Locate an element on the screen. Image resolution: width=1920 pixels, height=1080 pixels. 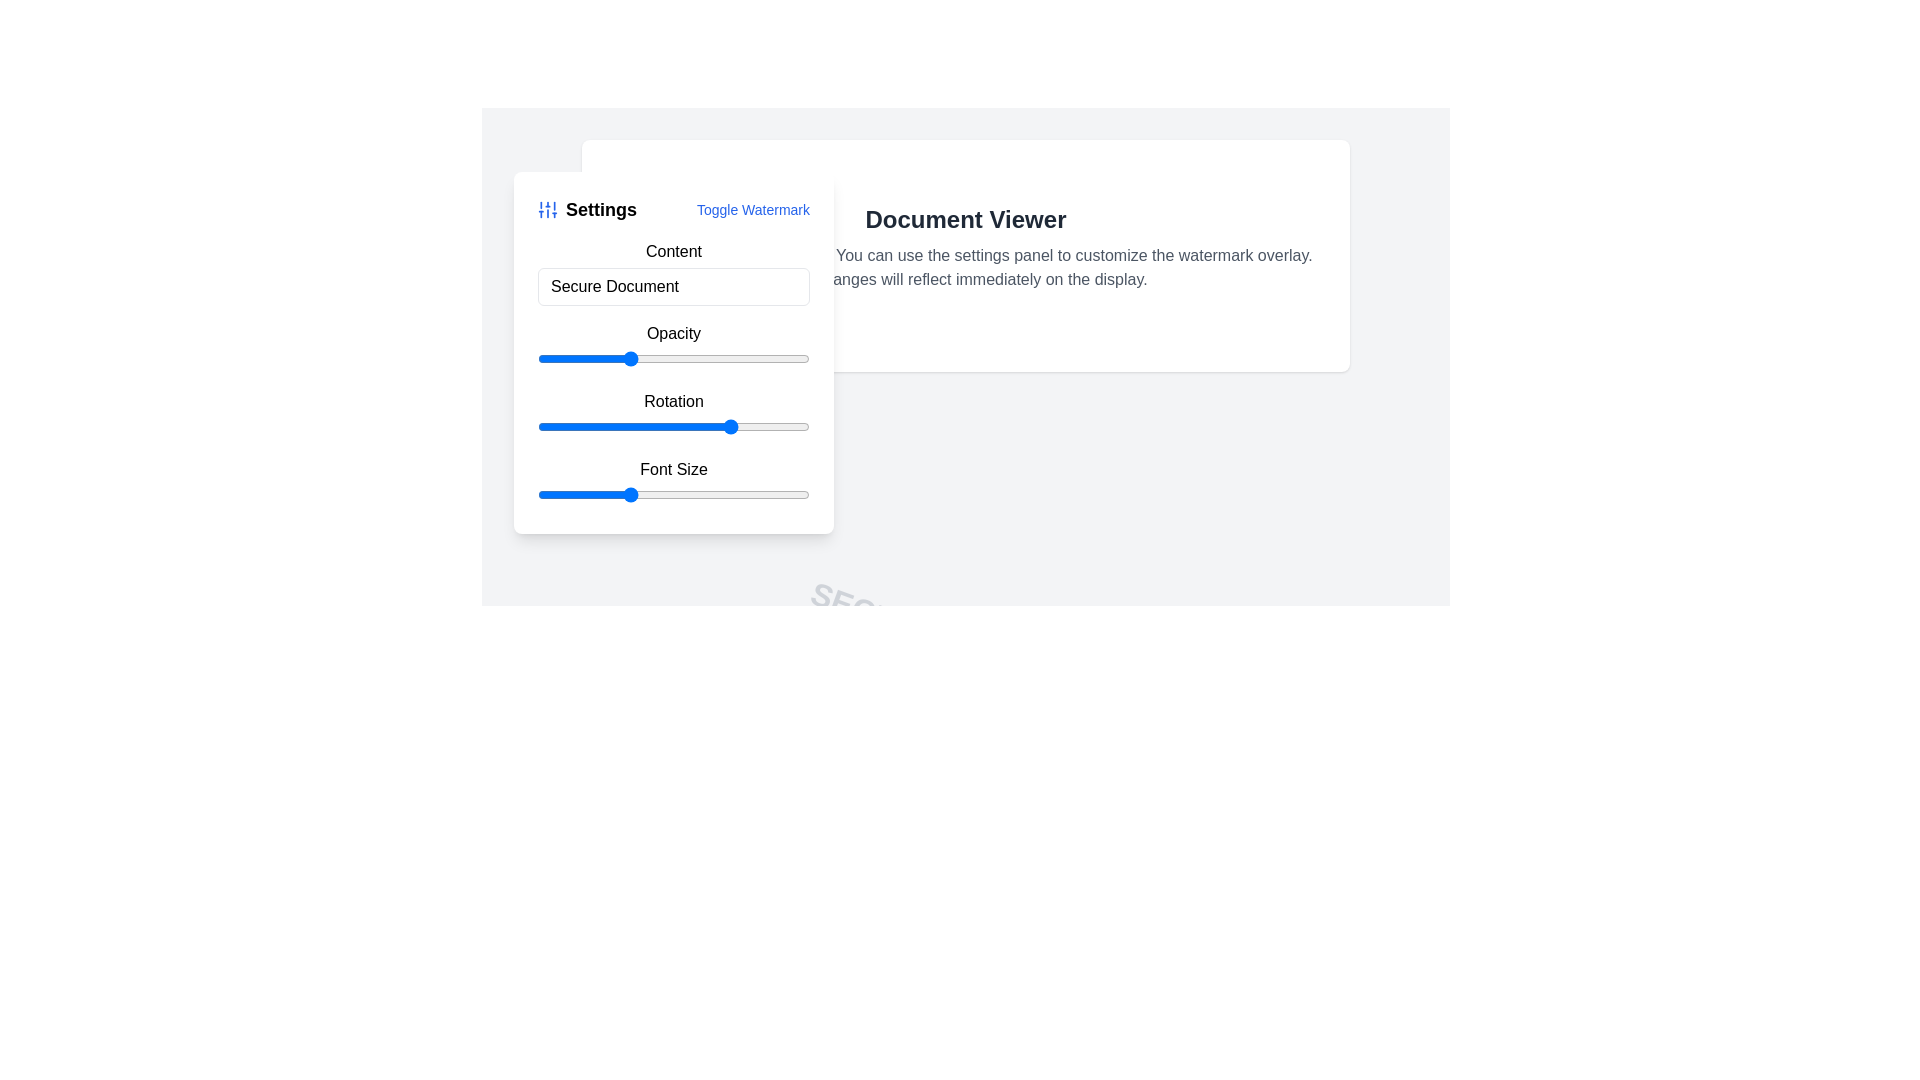
the clickable text link for toggling the watermark feature, located in the top-right of the settings panel header is located at coordinates (752, 209).